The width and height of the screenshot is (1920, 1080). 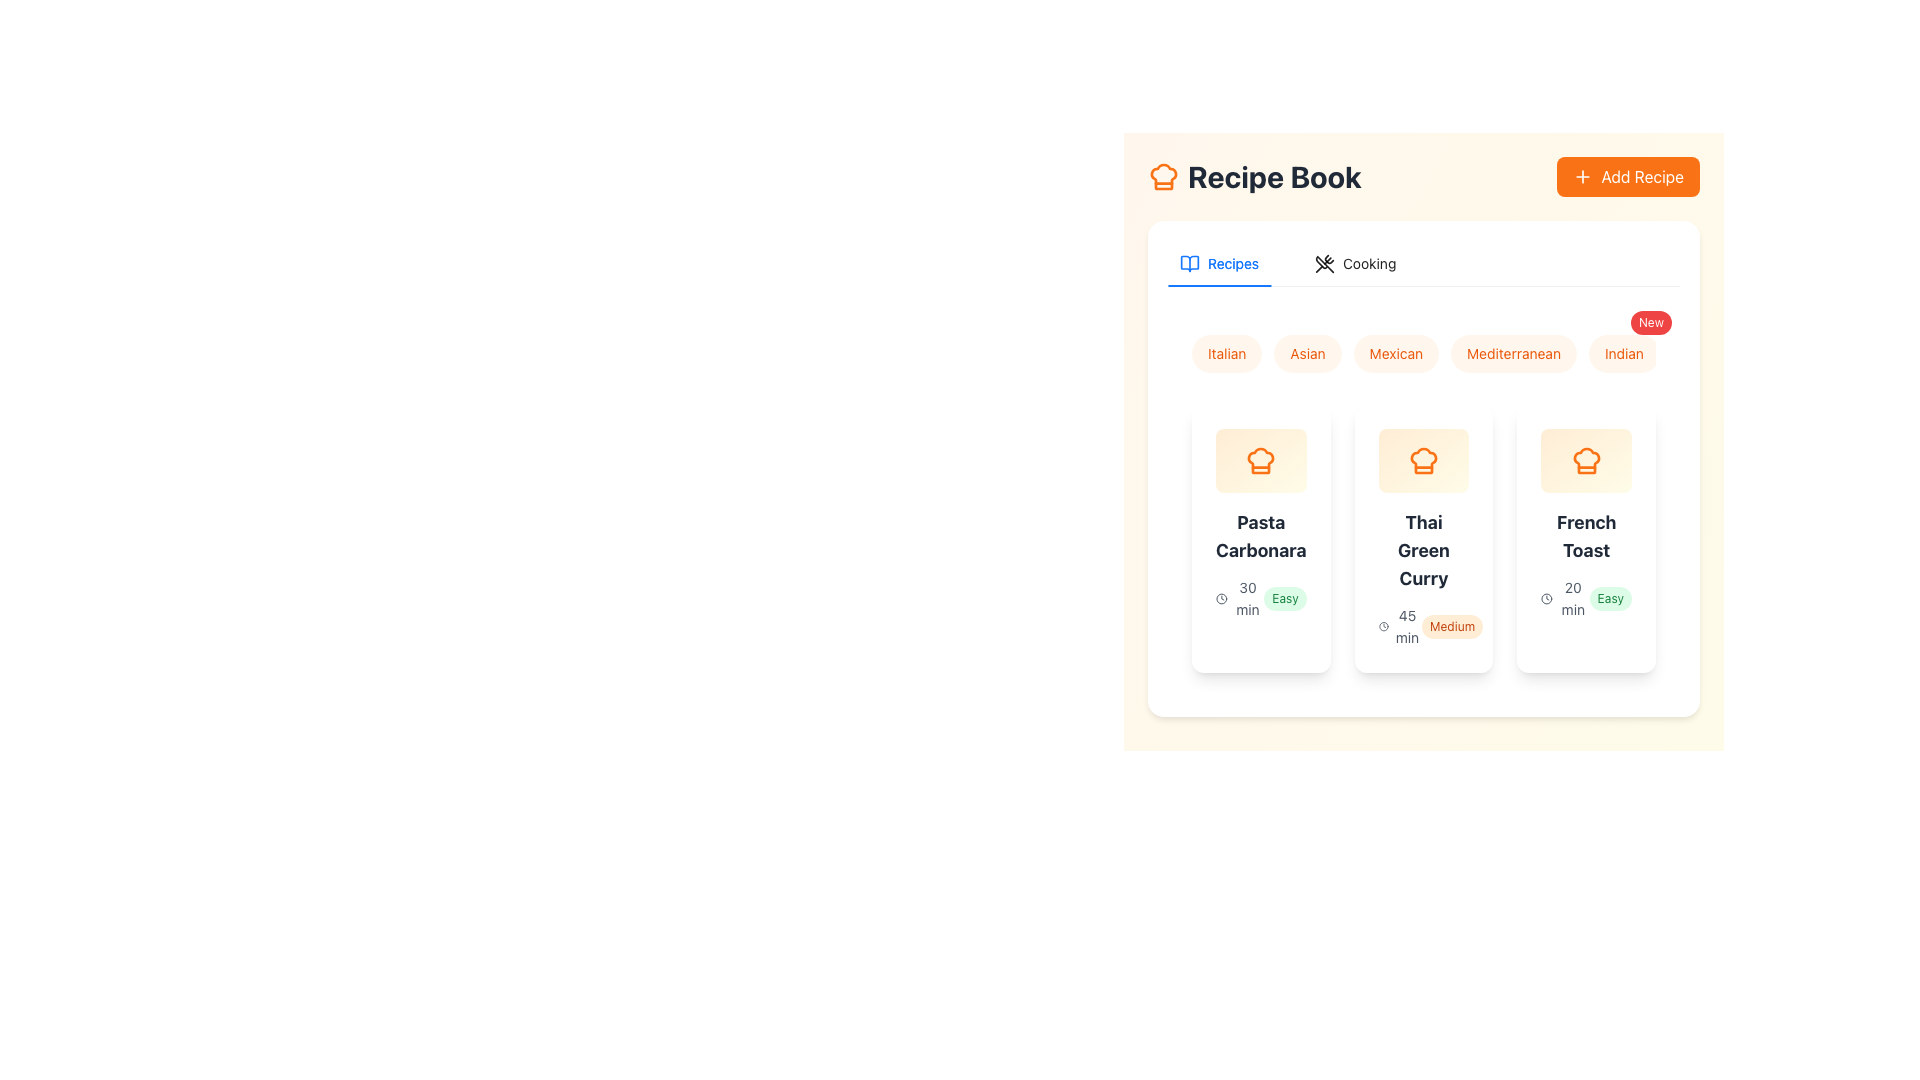 I want to click on the informational display group showing a clock icon, '30 min' text, and a green 'Easy' label located below the title of the recipe 'Pasta Carbonara', so click(x=1260, y=597).